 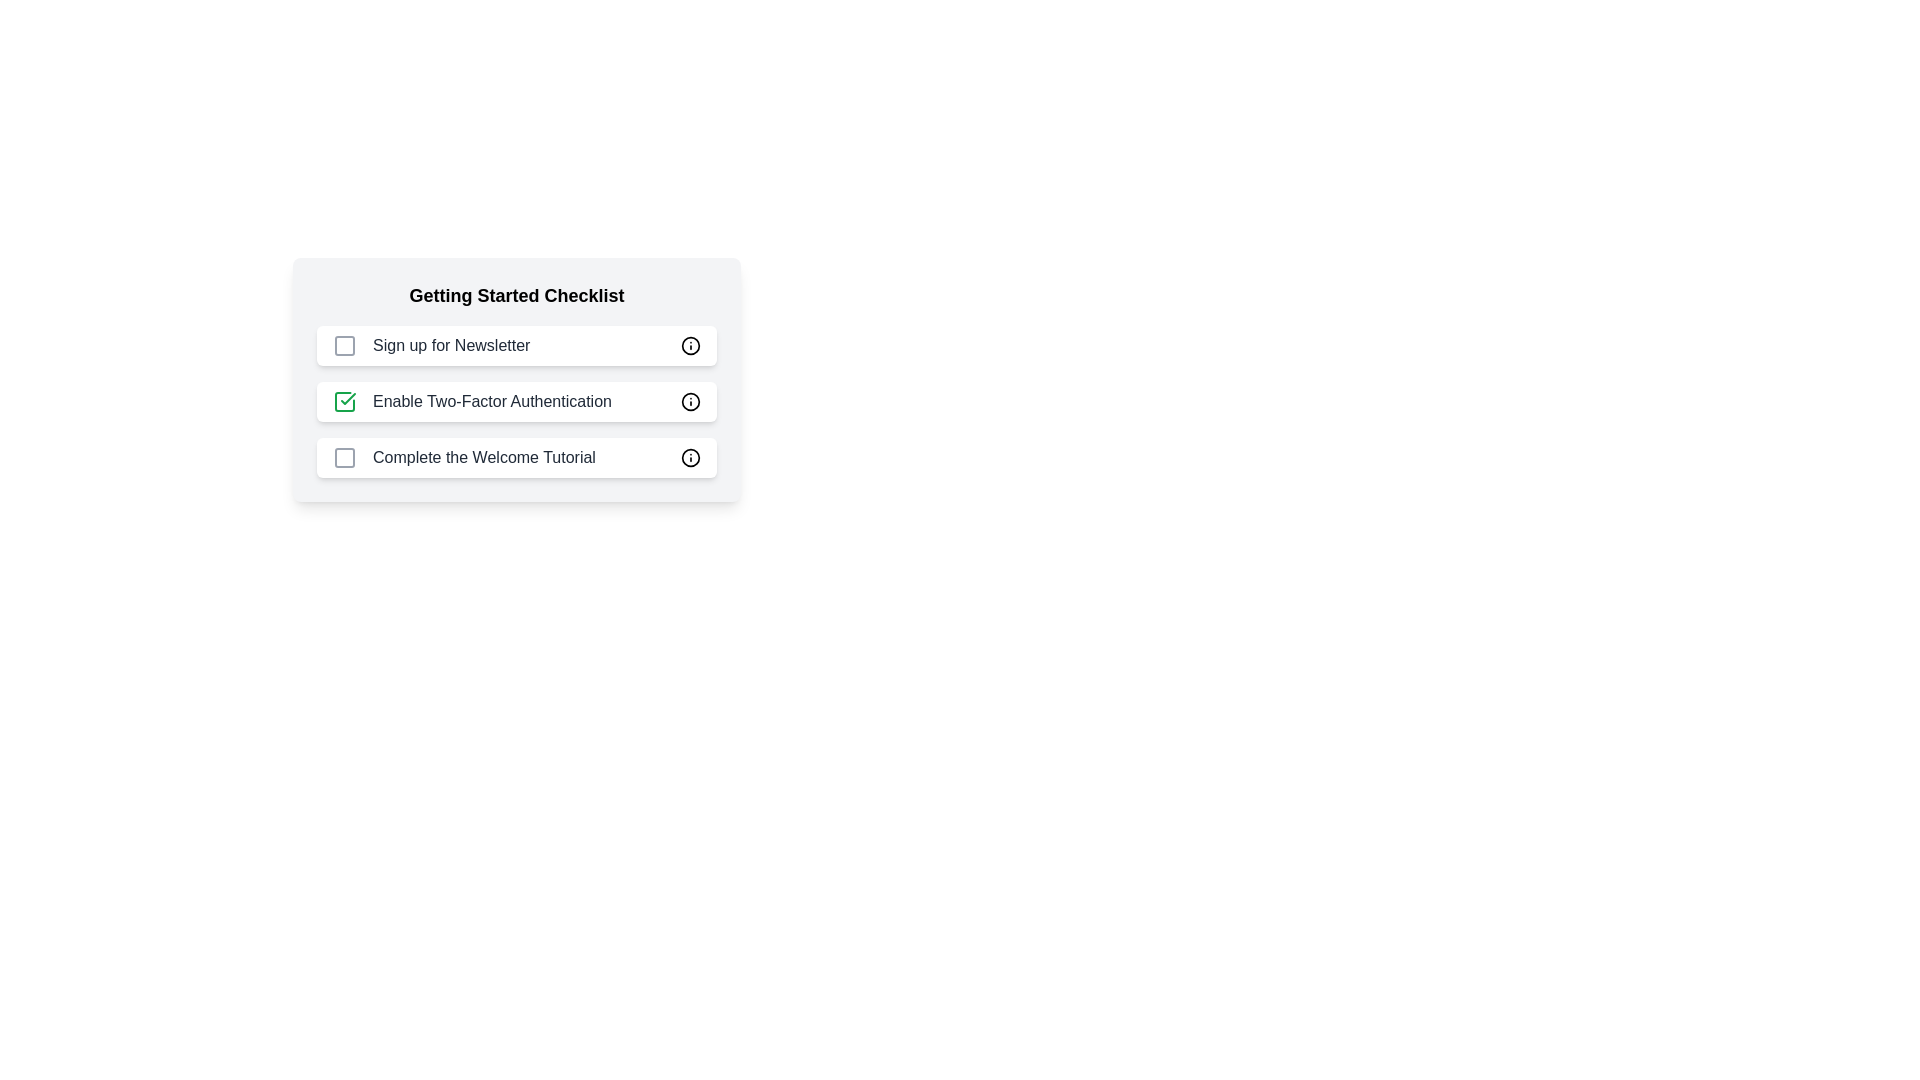 What do you see at coordinates (517, 401) in the screenshot?
I see `the second checklist item related to enabling two-factor authentication, which is positioned between 'Sign up for Newsletter' and 'Complete the Welcome Tutorial'` at bounding box center [517, 401].